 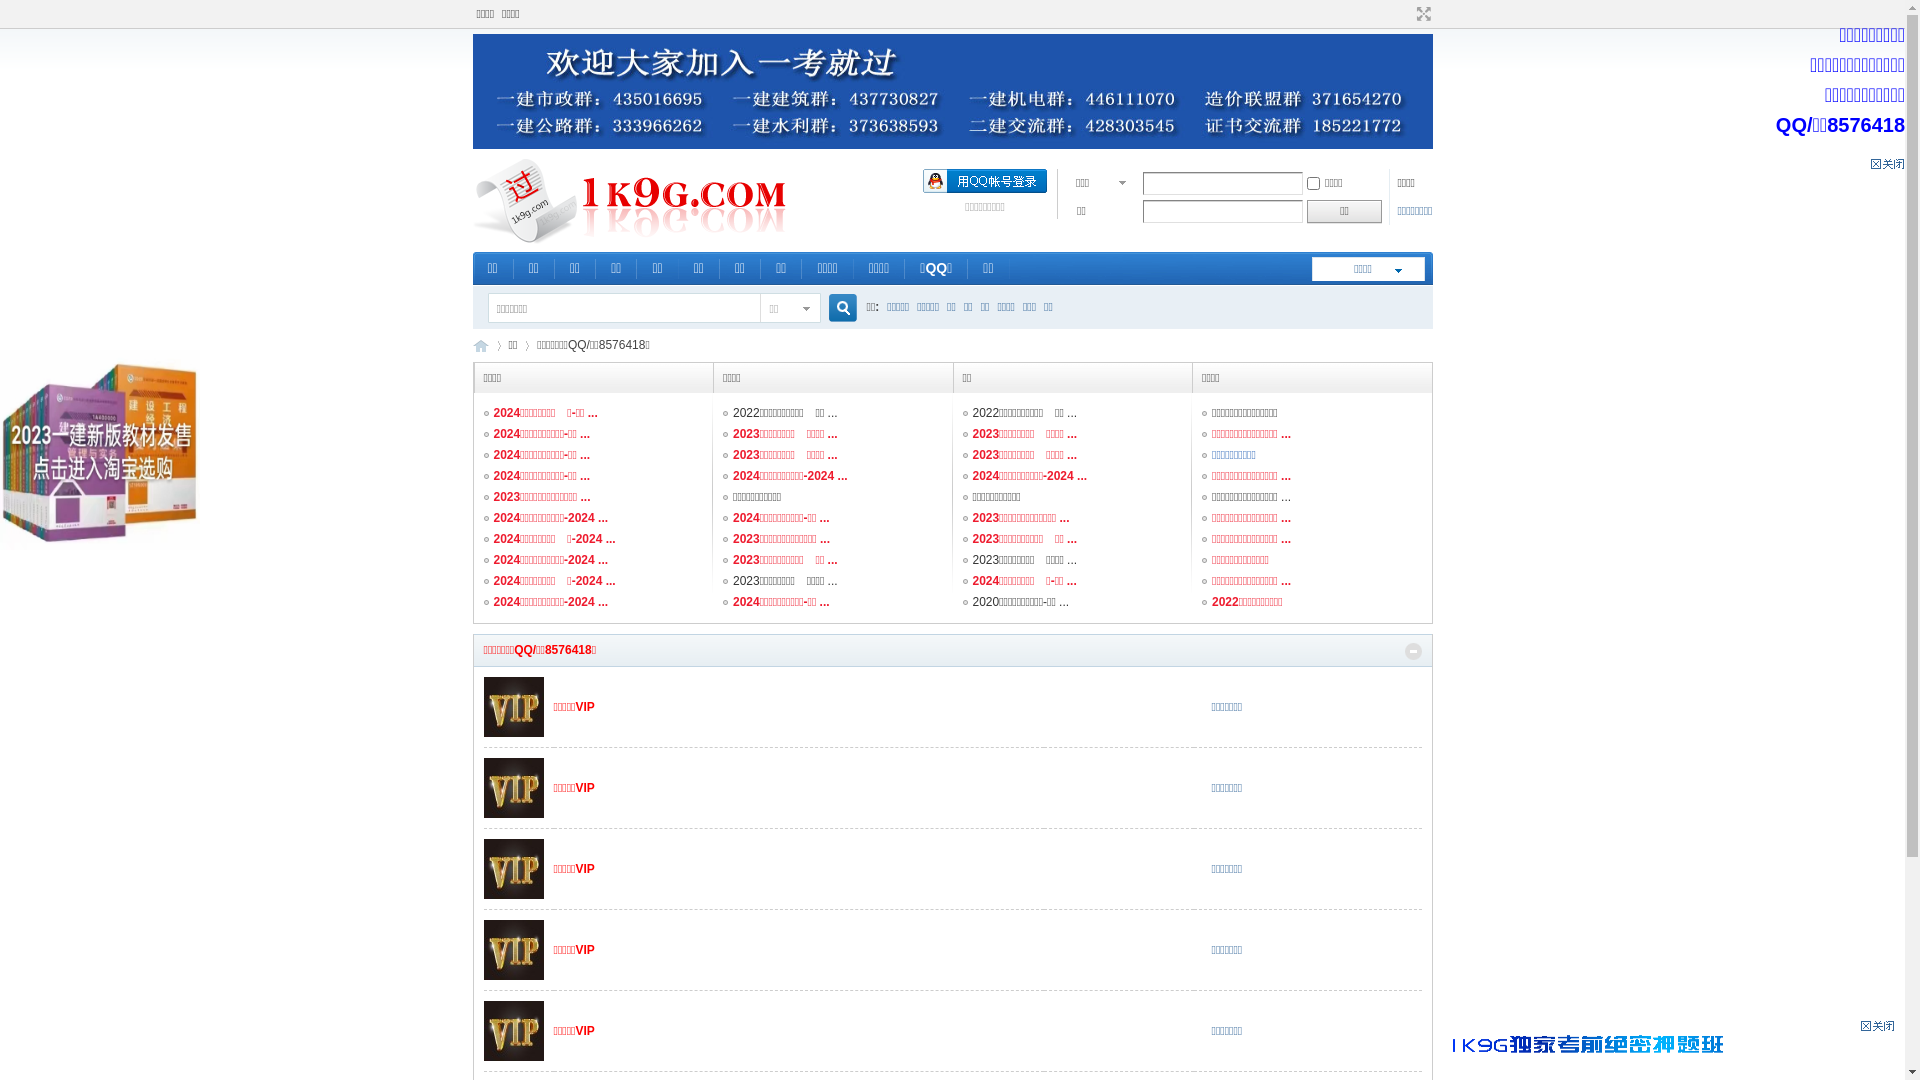 What do you see at coordinates (834, 308) in the screenshot?
I see `'true'` at bounding box center [834, 308].